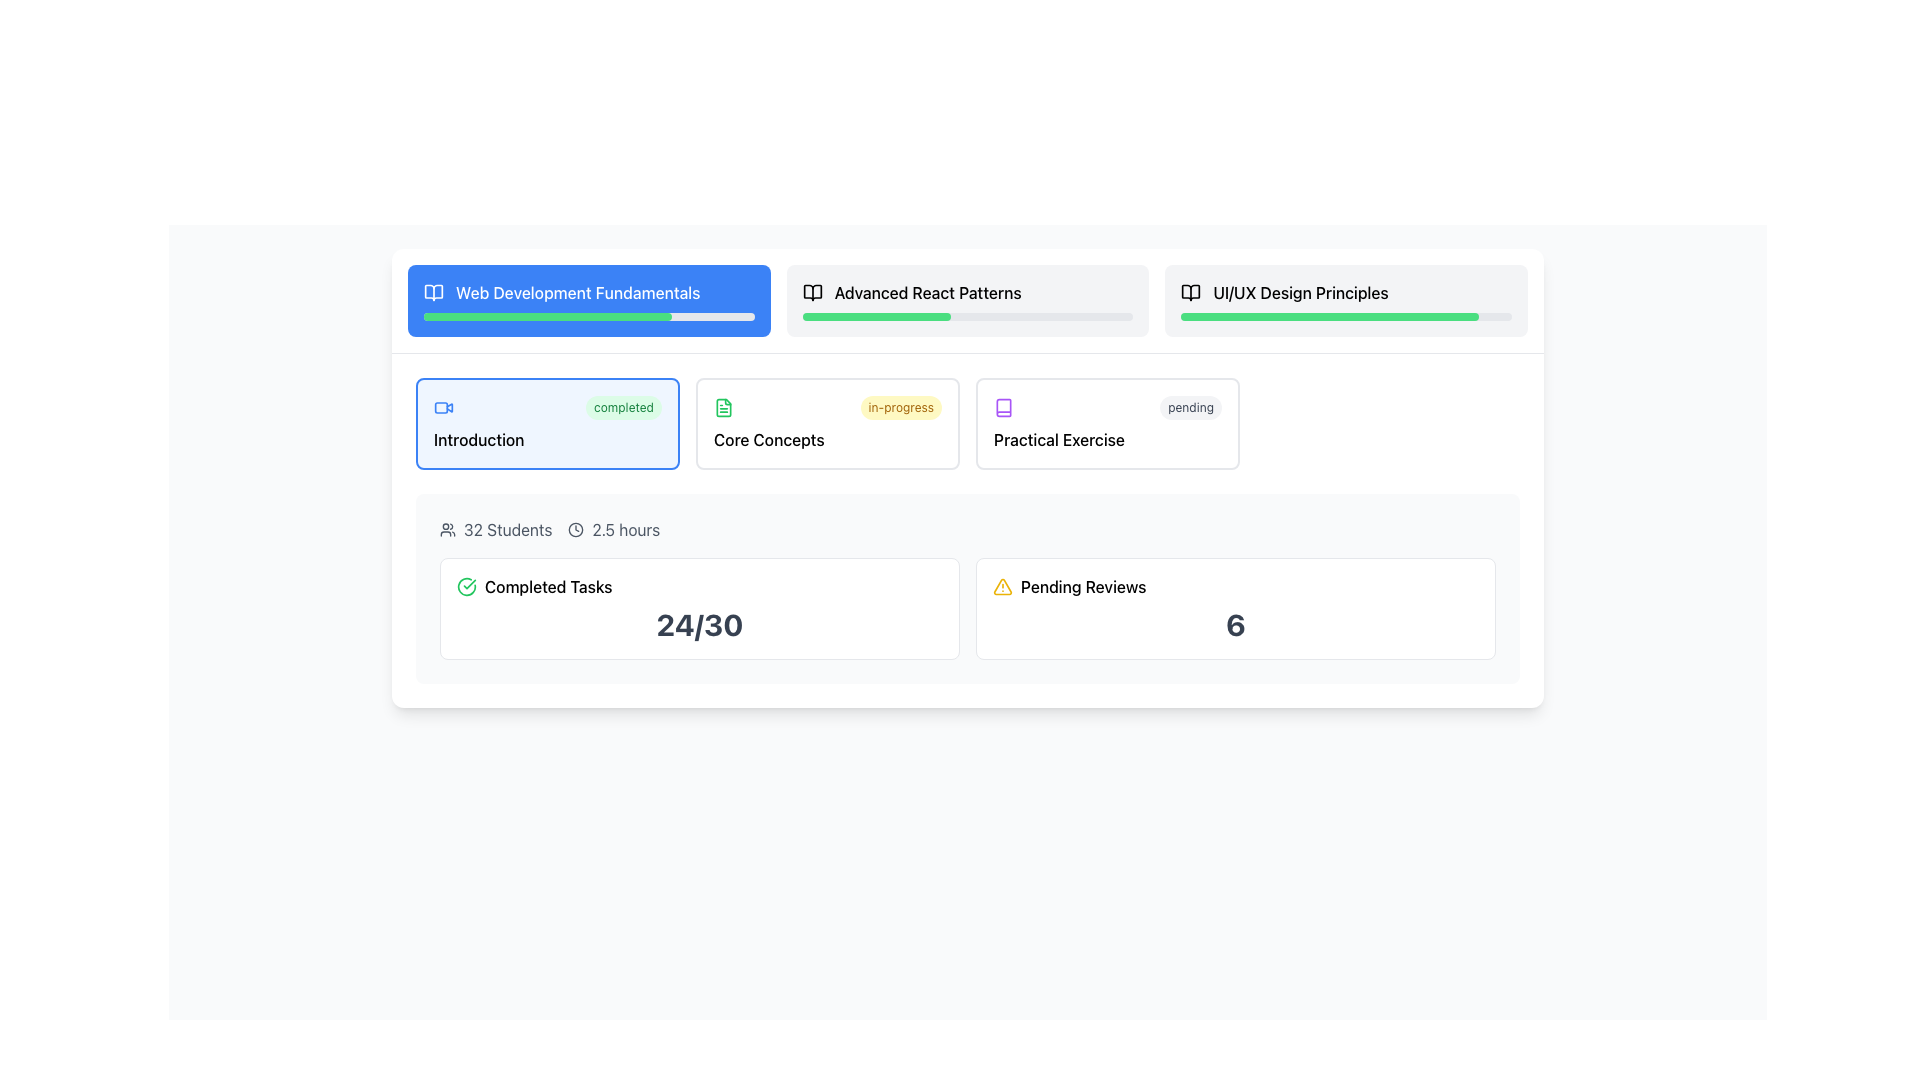 The width and height of the screenshot is (1920, 1080). What do you see at coordinates (926, 293) in the screenshot?
I see `the text label titled 'Advanced React Patterns'` at bounding box center [926, 293].